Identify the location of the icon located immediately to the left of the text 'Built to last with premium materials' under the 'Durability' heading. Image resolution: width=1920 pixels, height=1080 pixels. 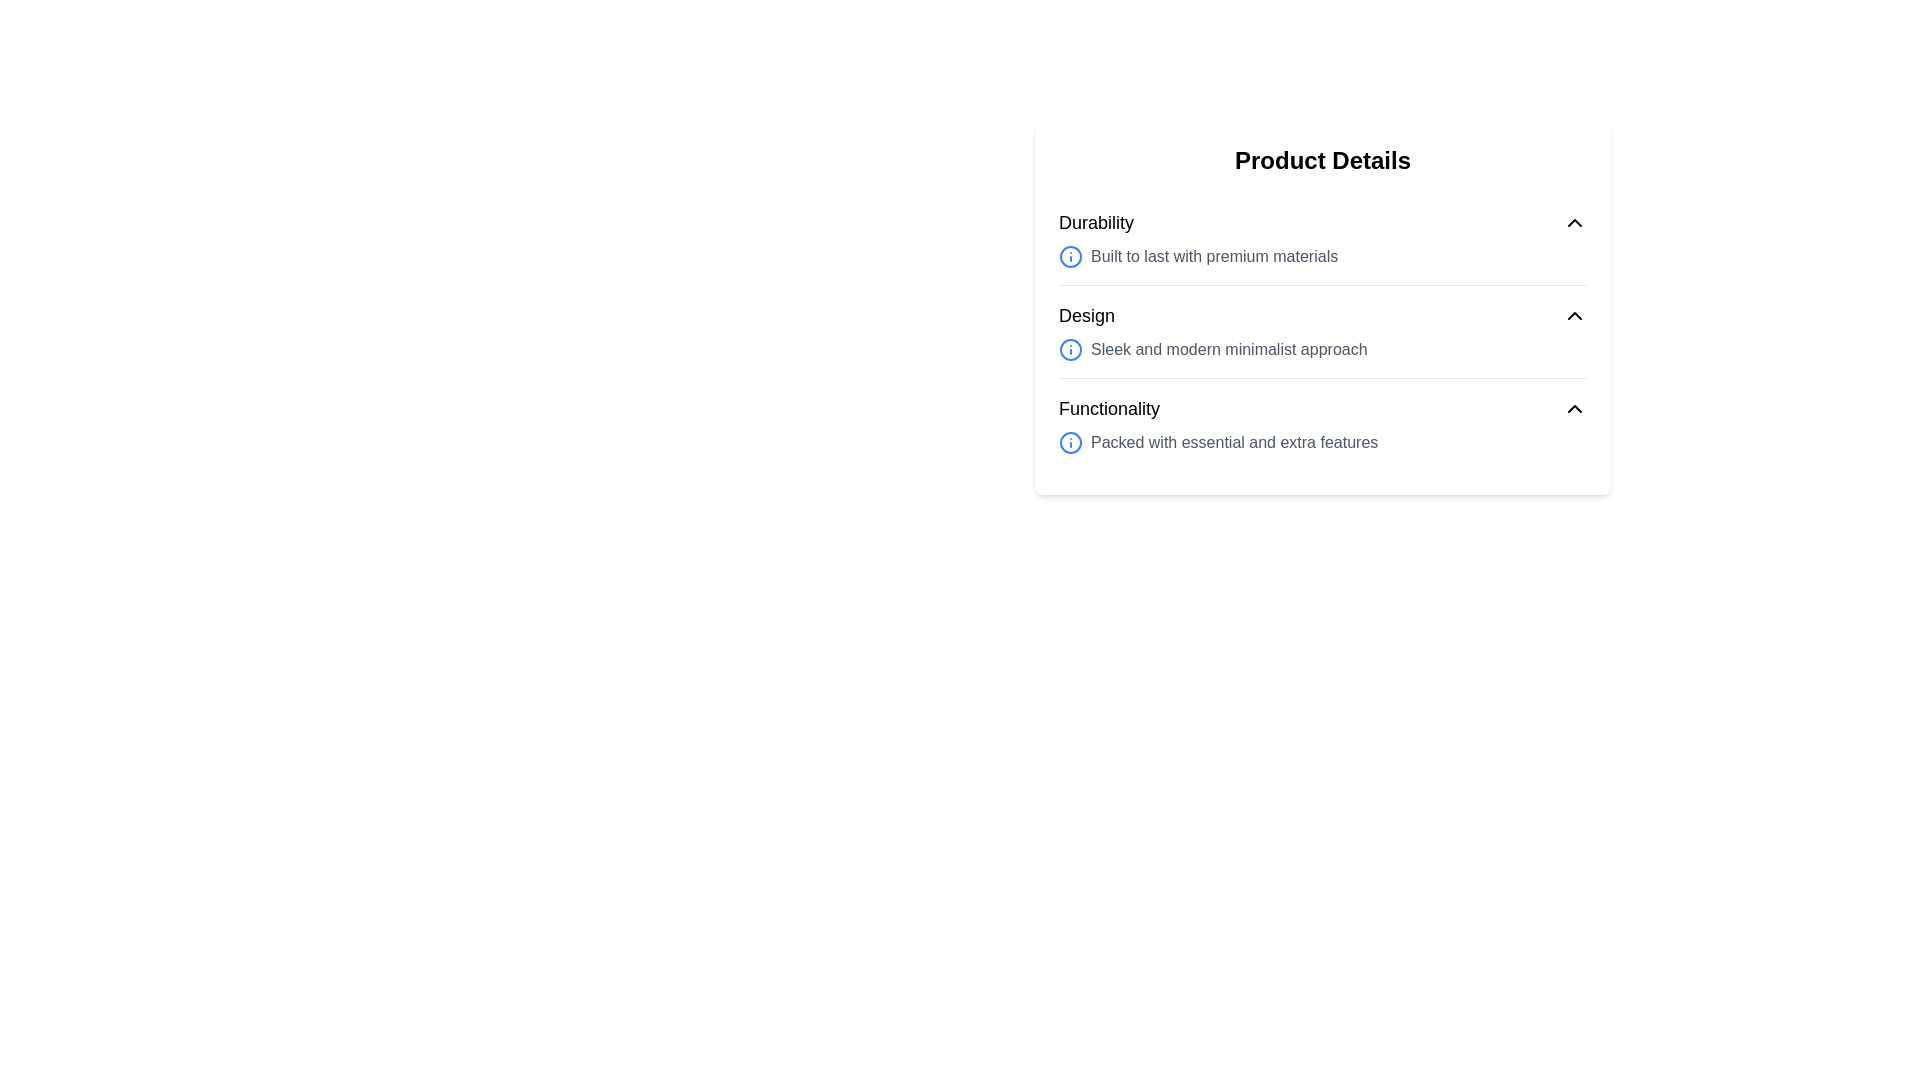
(1069, 256).